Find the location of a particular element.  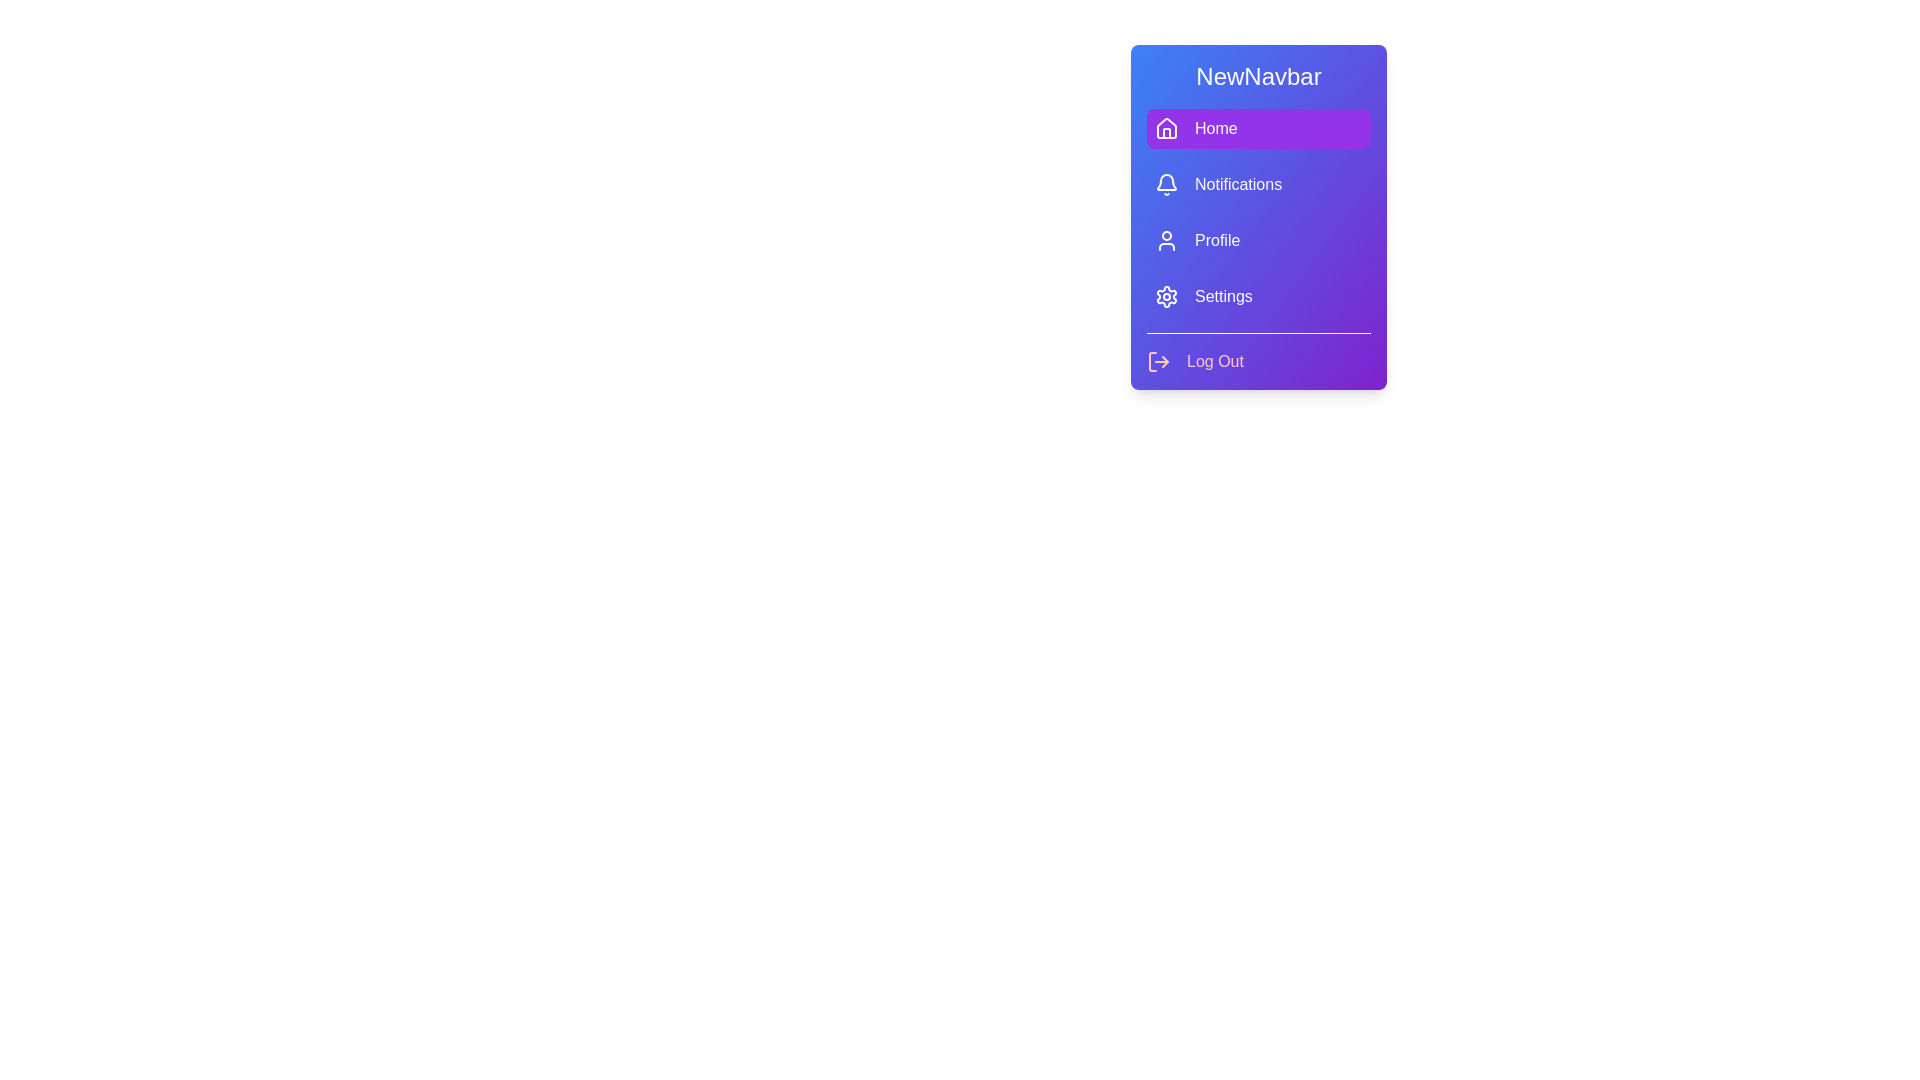

the 'Profile' button in the vertical navigation menu is located at coordinates (1257, 239).